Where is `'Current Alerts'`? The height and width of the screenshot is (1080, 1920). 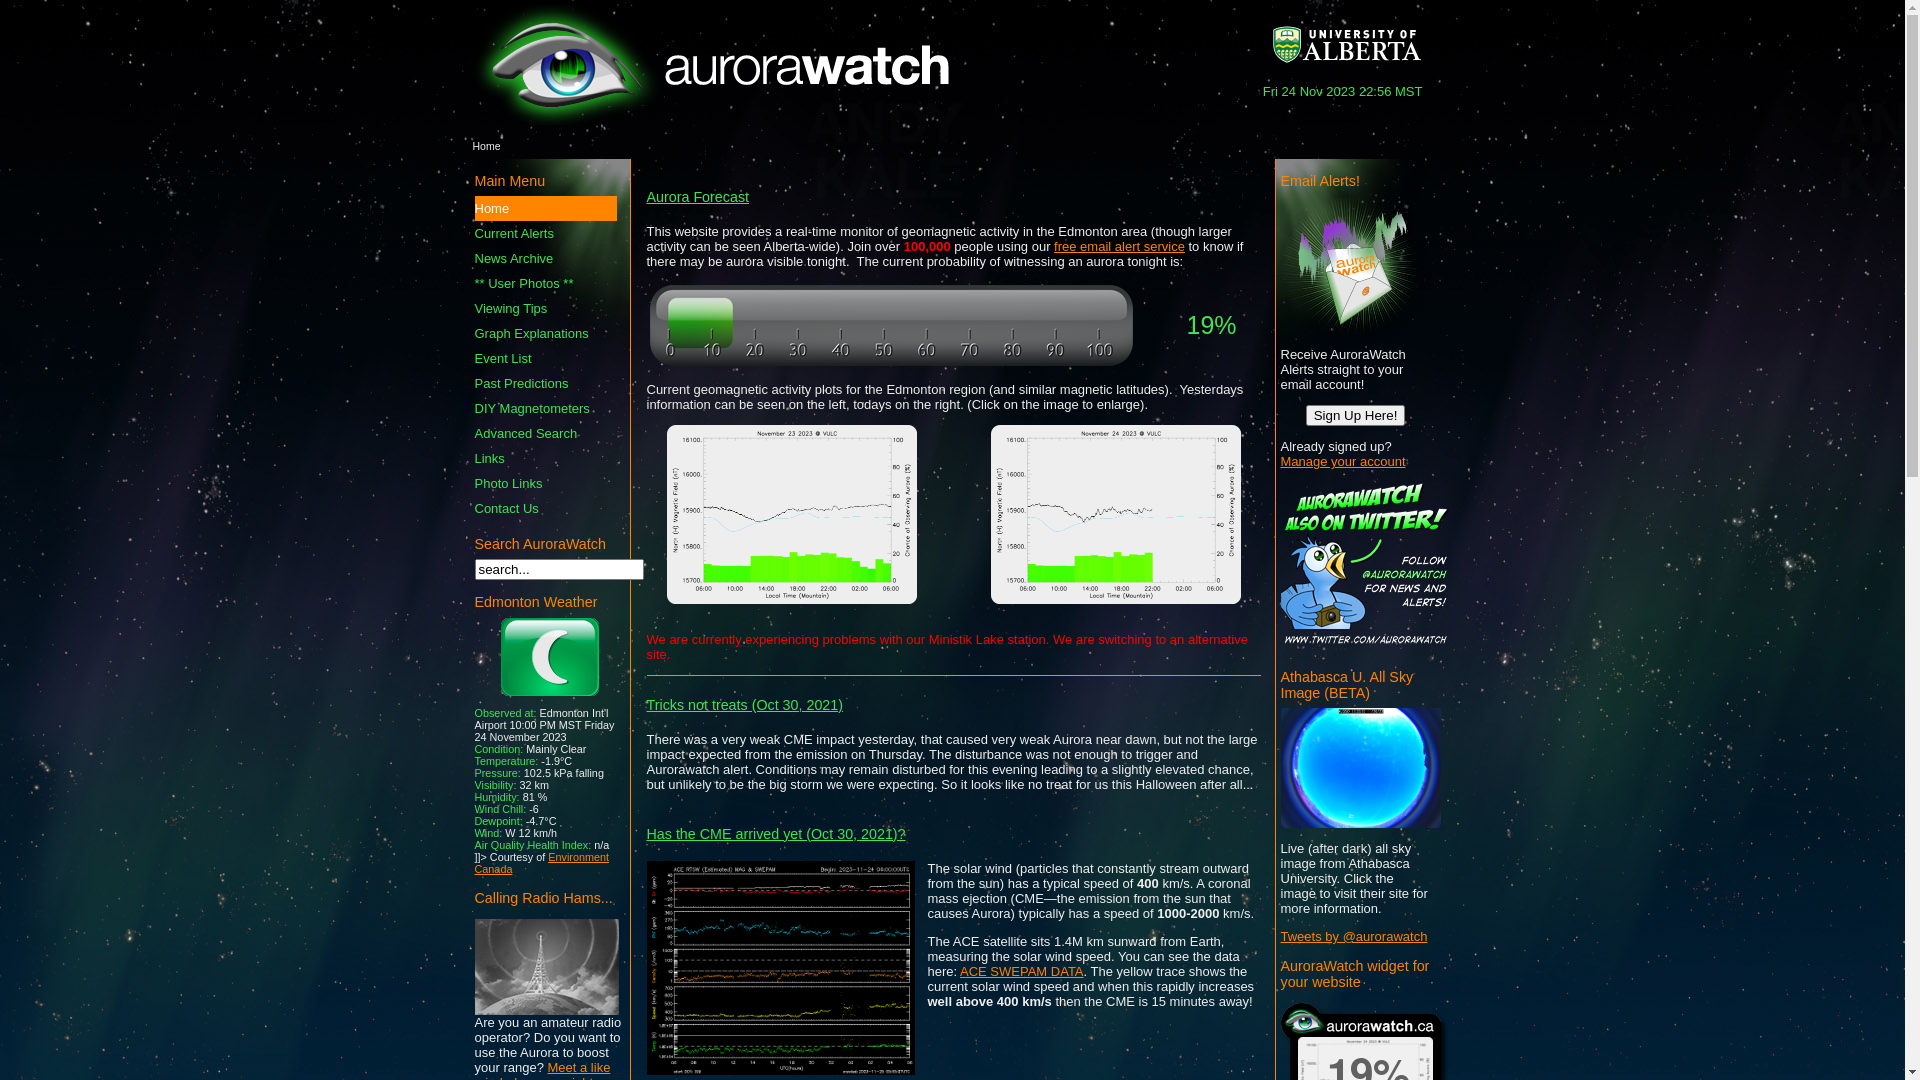
'Current Alerts' is located at coordinates (473, 232).